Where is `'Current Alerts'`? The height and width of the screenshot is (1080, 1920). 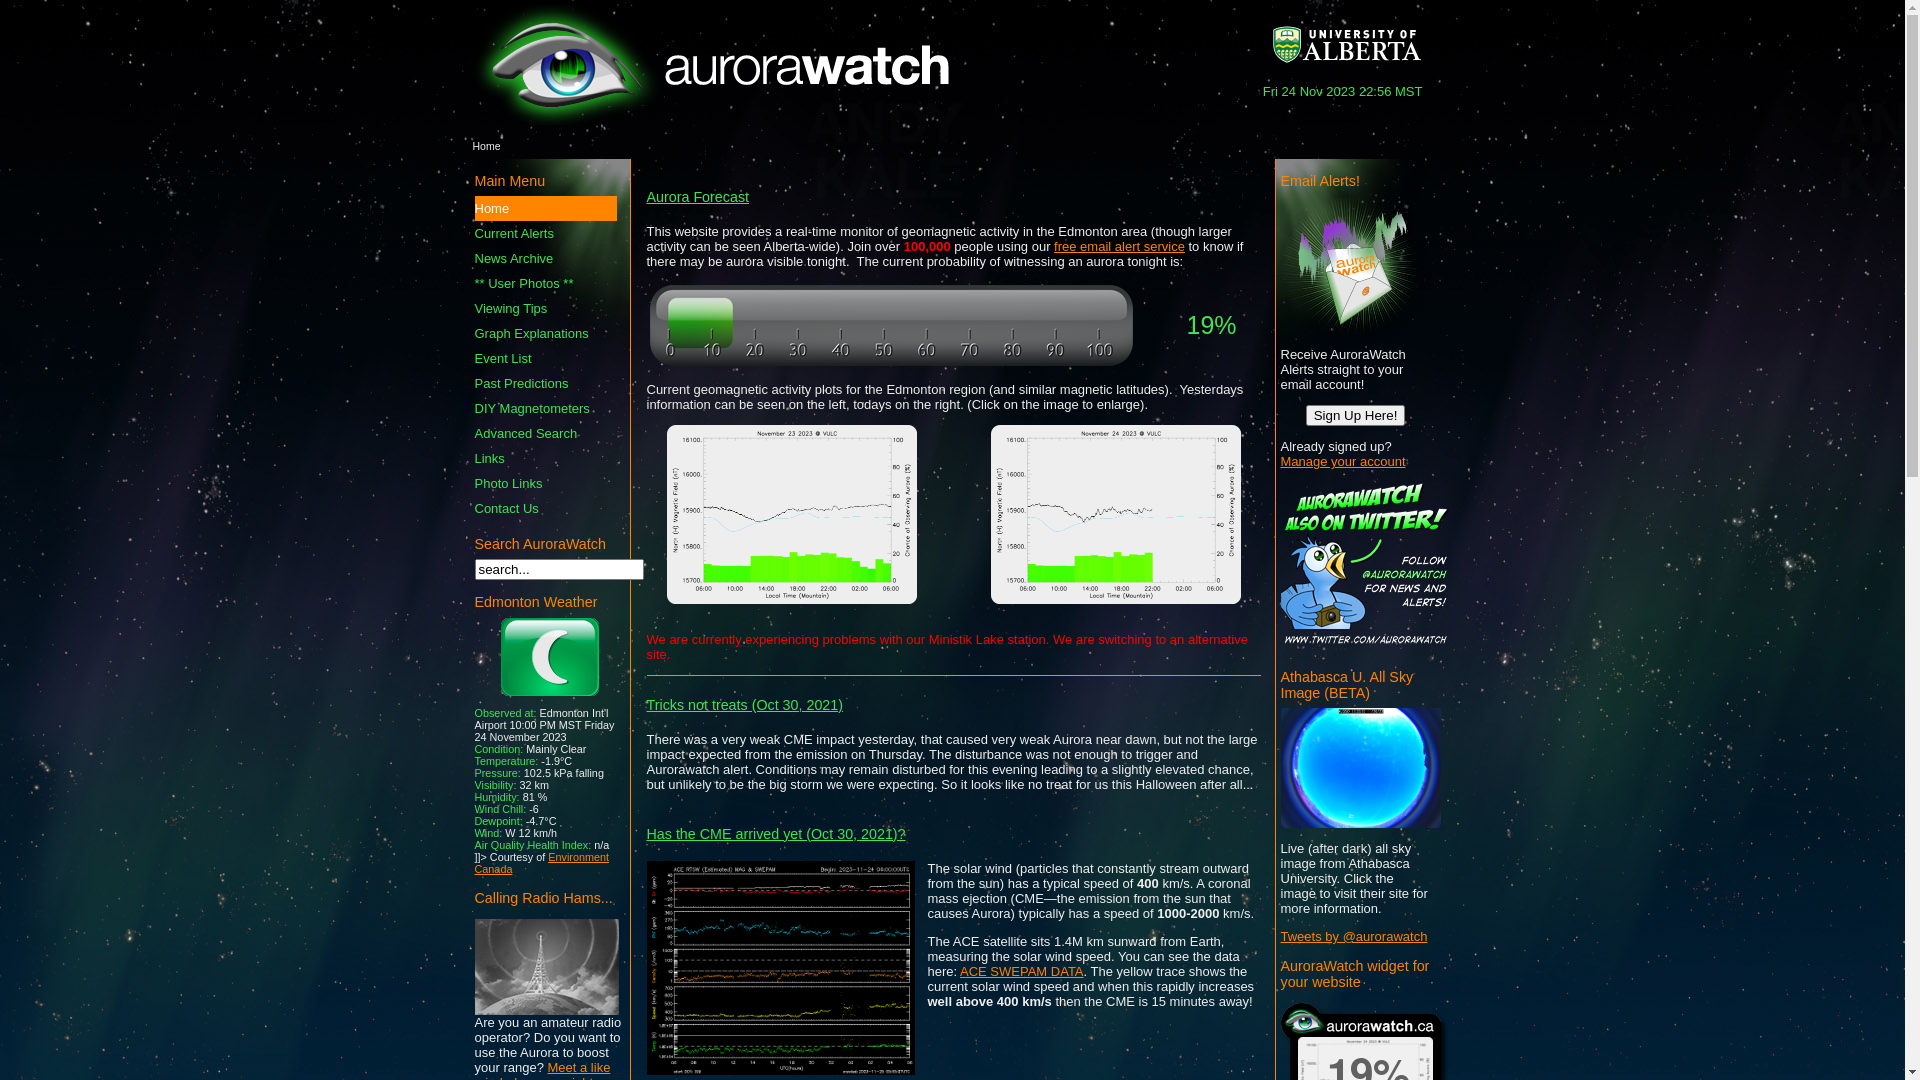
'Current Alerts' is located at coordinates (473, 232).